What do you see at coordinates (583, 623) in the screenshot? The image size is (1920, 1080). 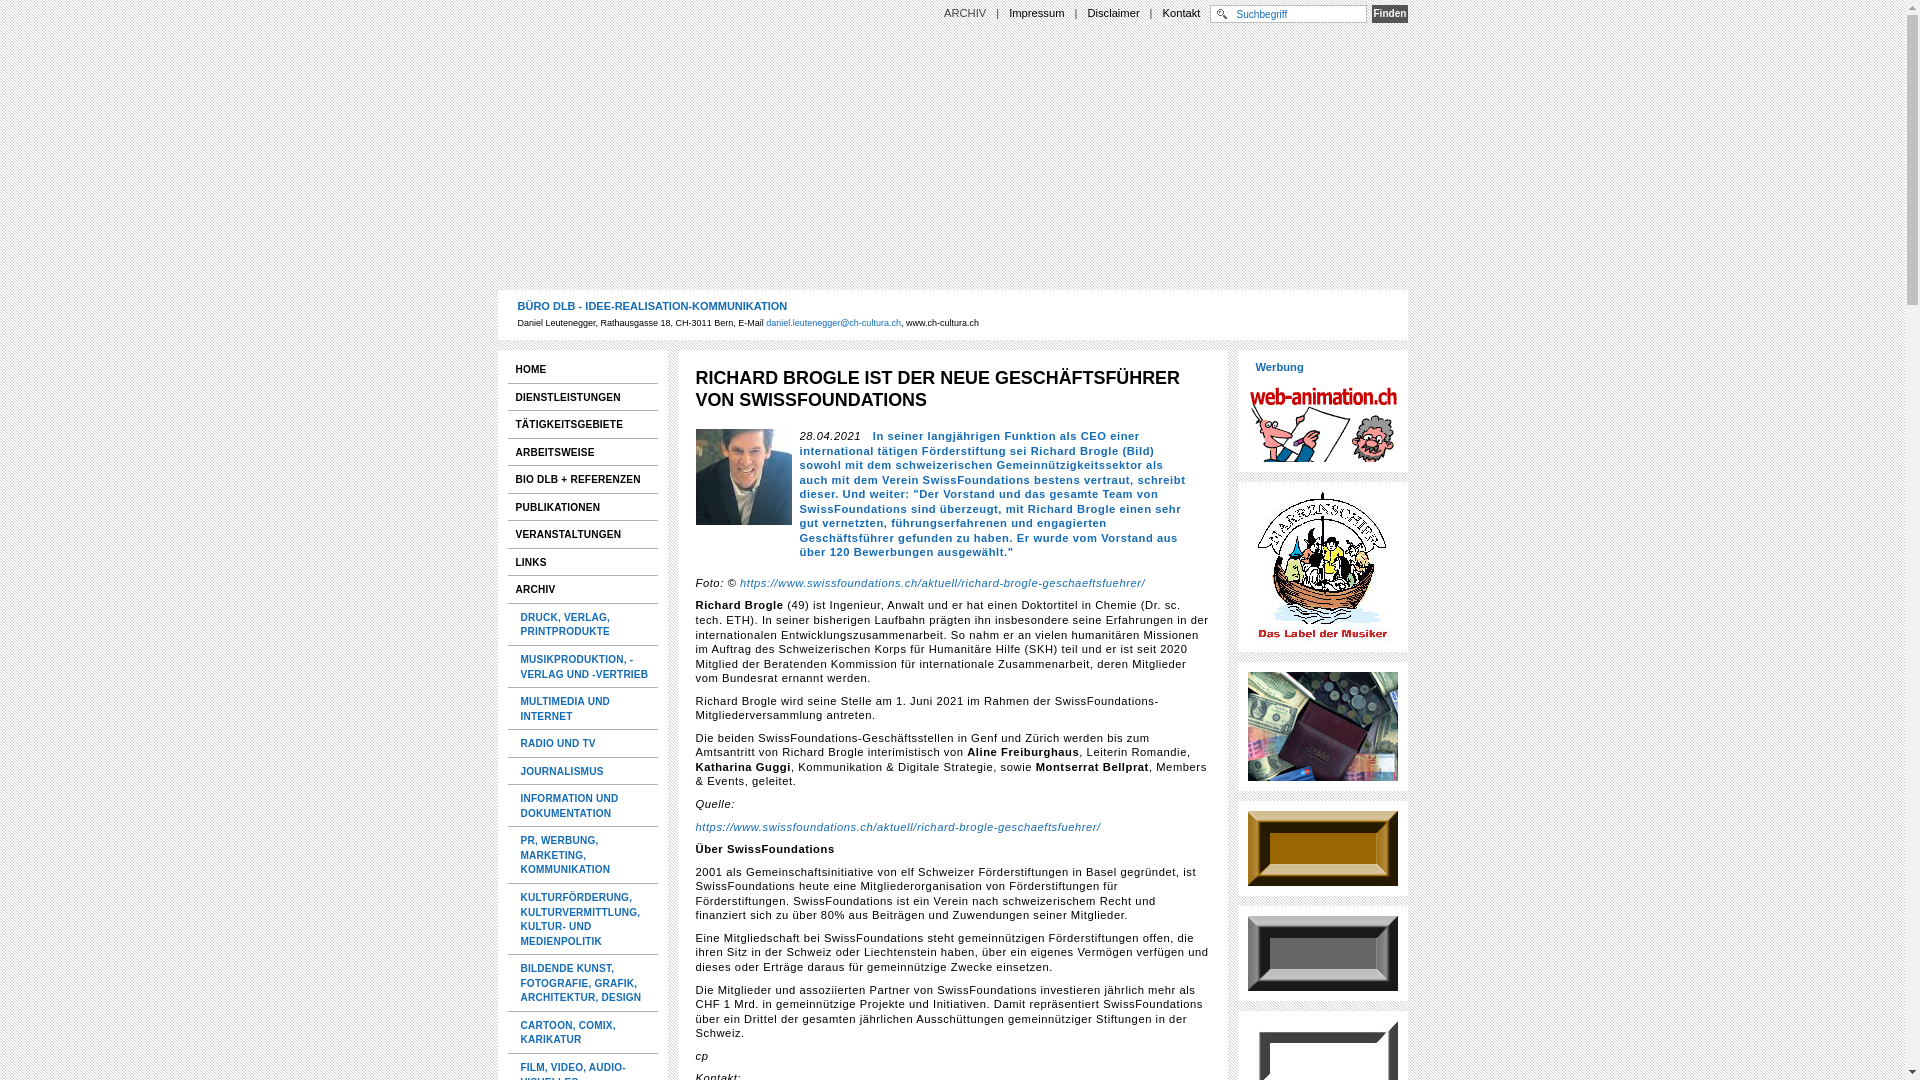 I see `'DRUCK, VERLAG, PRINTPRODUKTE'` at bounding box center [583, 623].